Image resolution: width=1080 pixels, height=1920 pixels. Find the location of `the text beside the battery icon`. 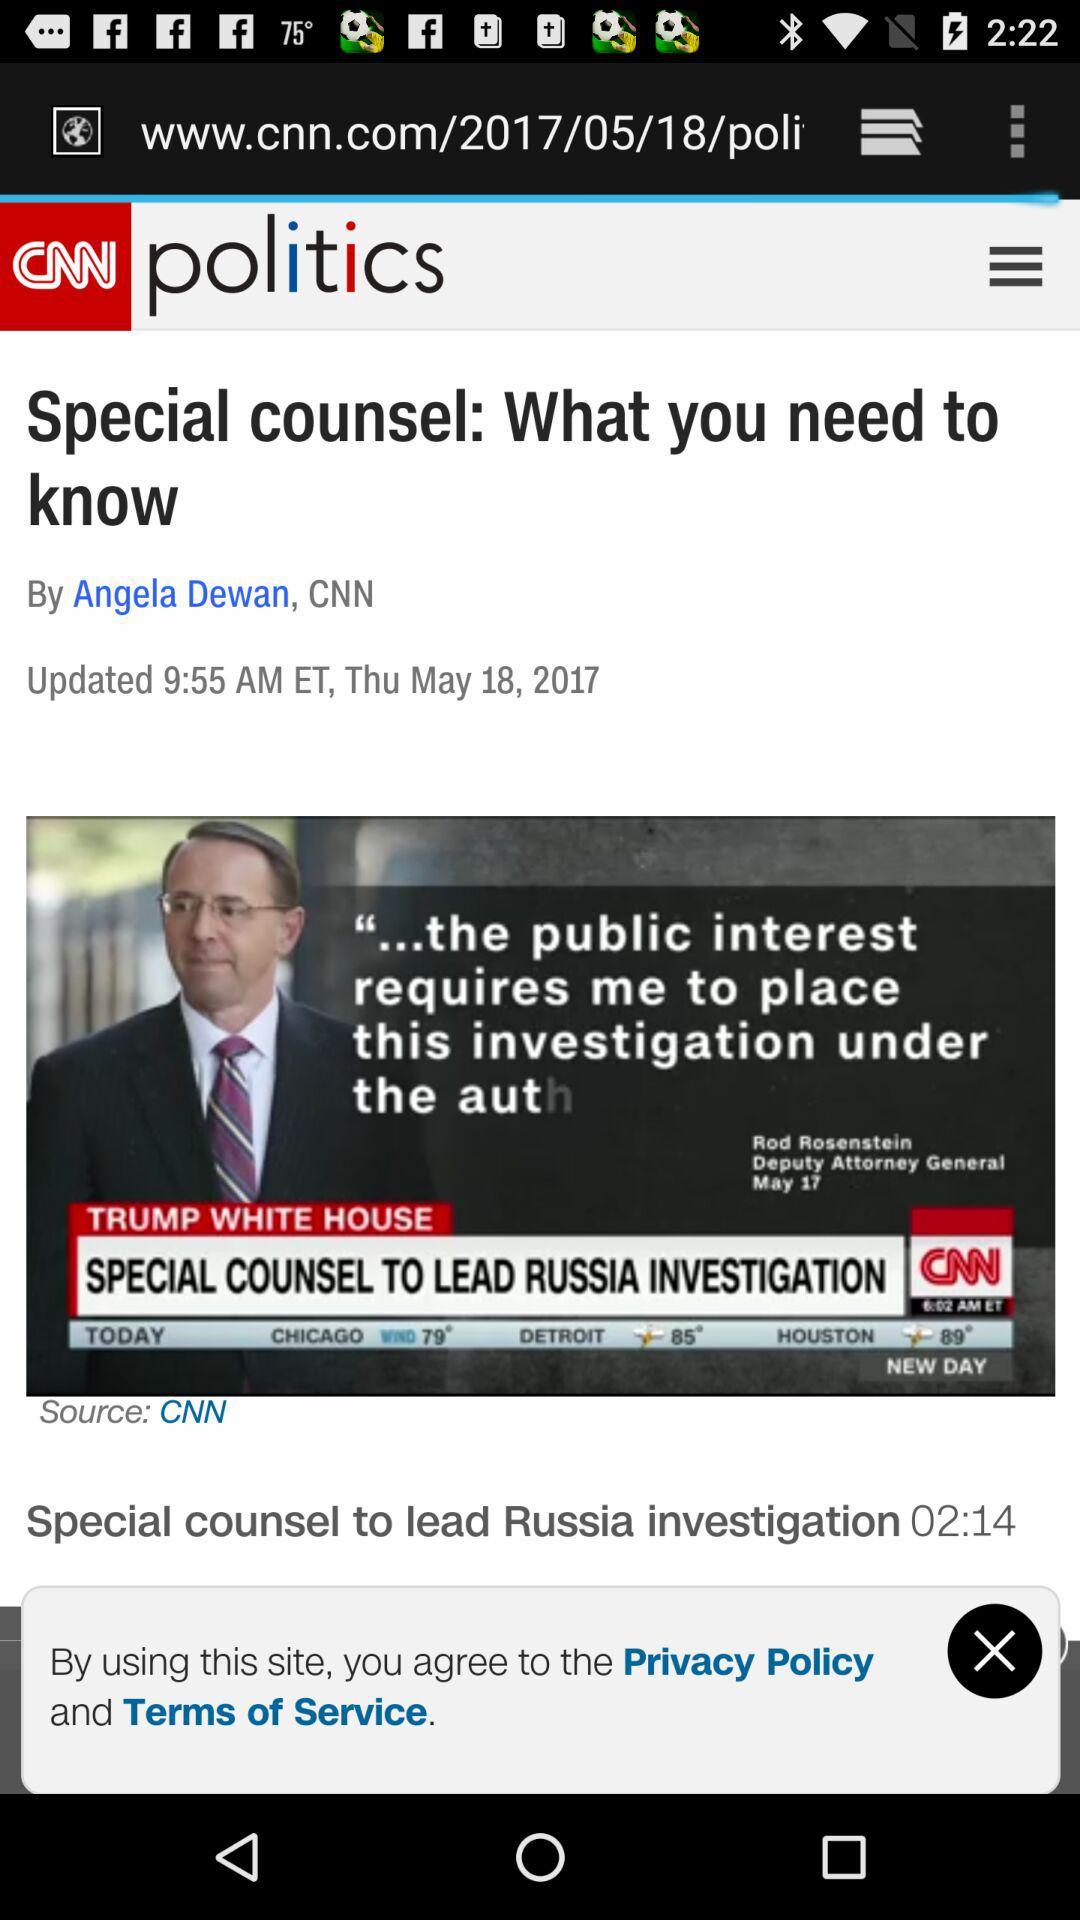

the text beside the battery icon is located at coordinates (1017, 73).